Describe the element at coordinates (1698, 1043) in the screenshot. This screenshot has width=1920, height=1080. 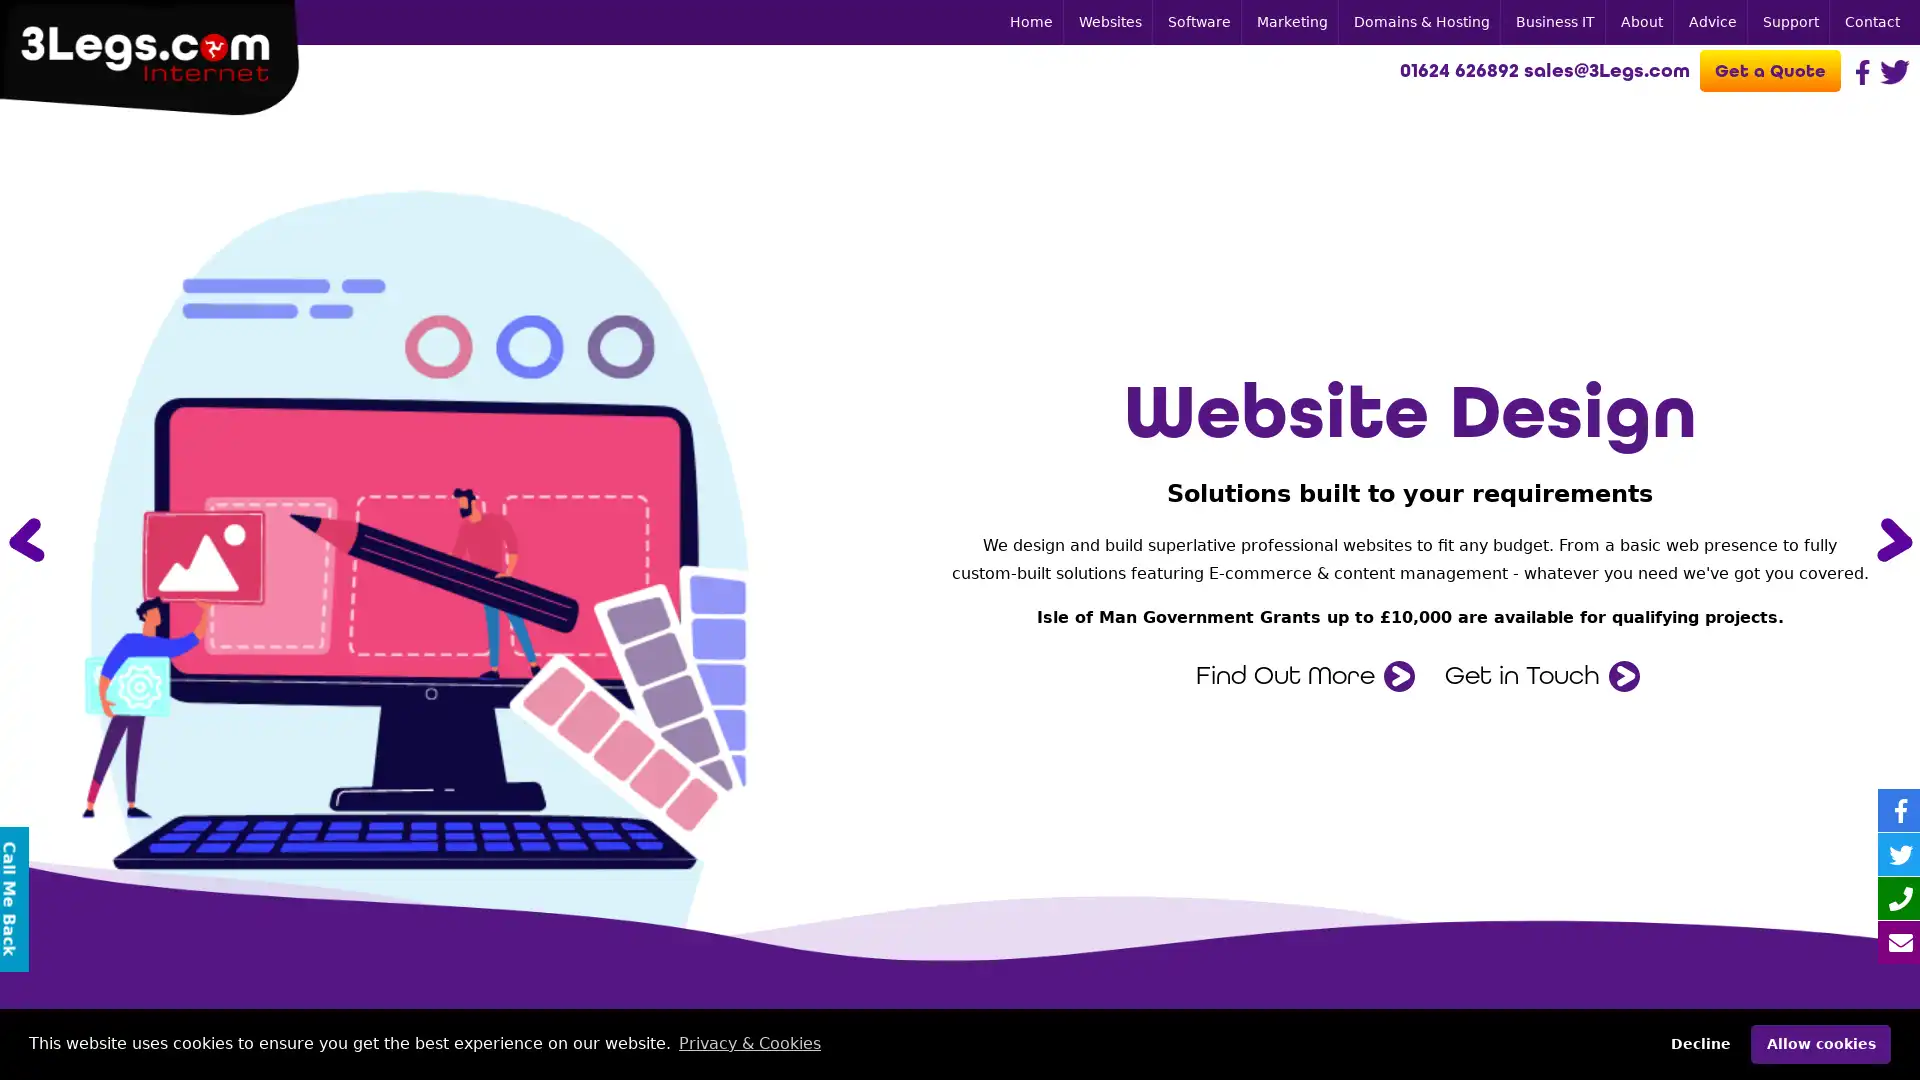
I see `deny cookies` at that location.